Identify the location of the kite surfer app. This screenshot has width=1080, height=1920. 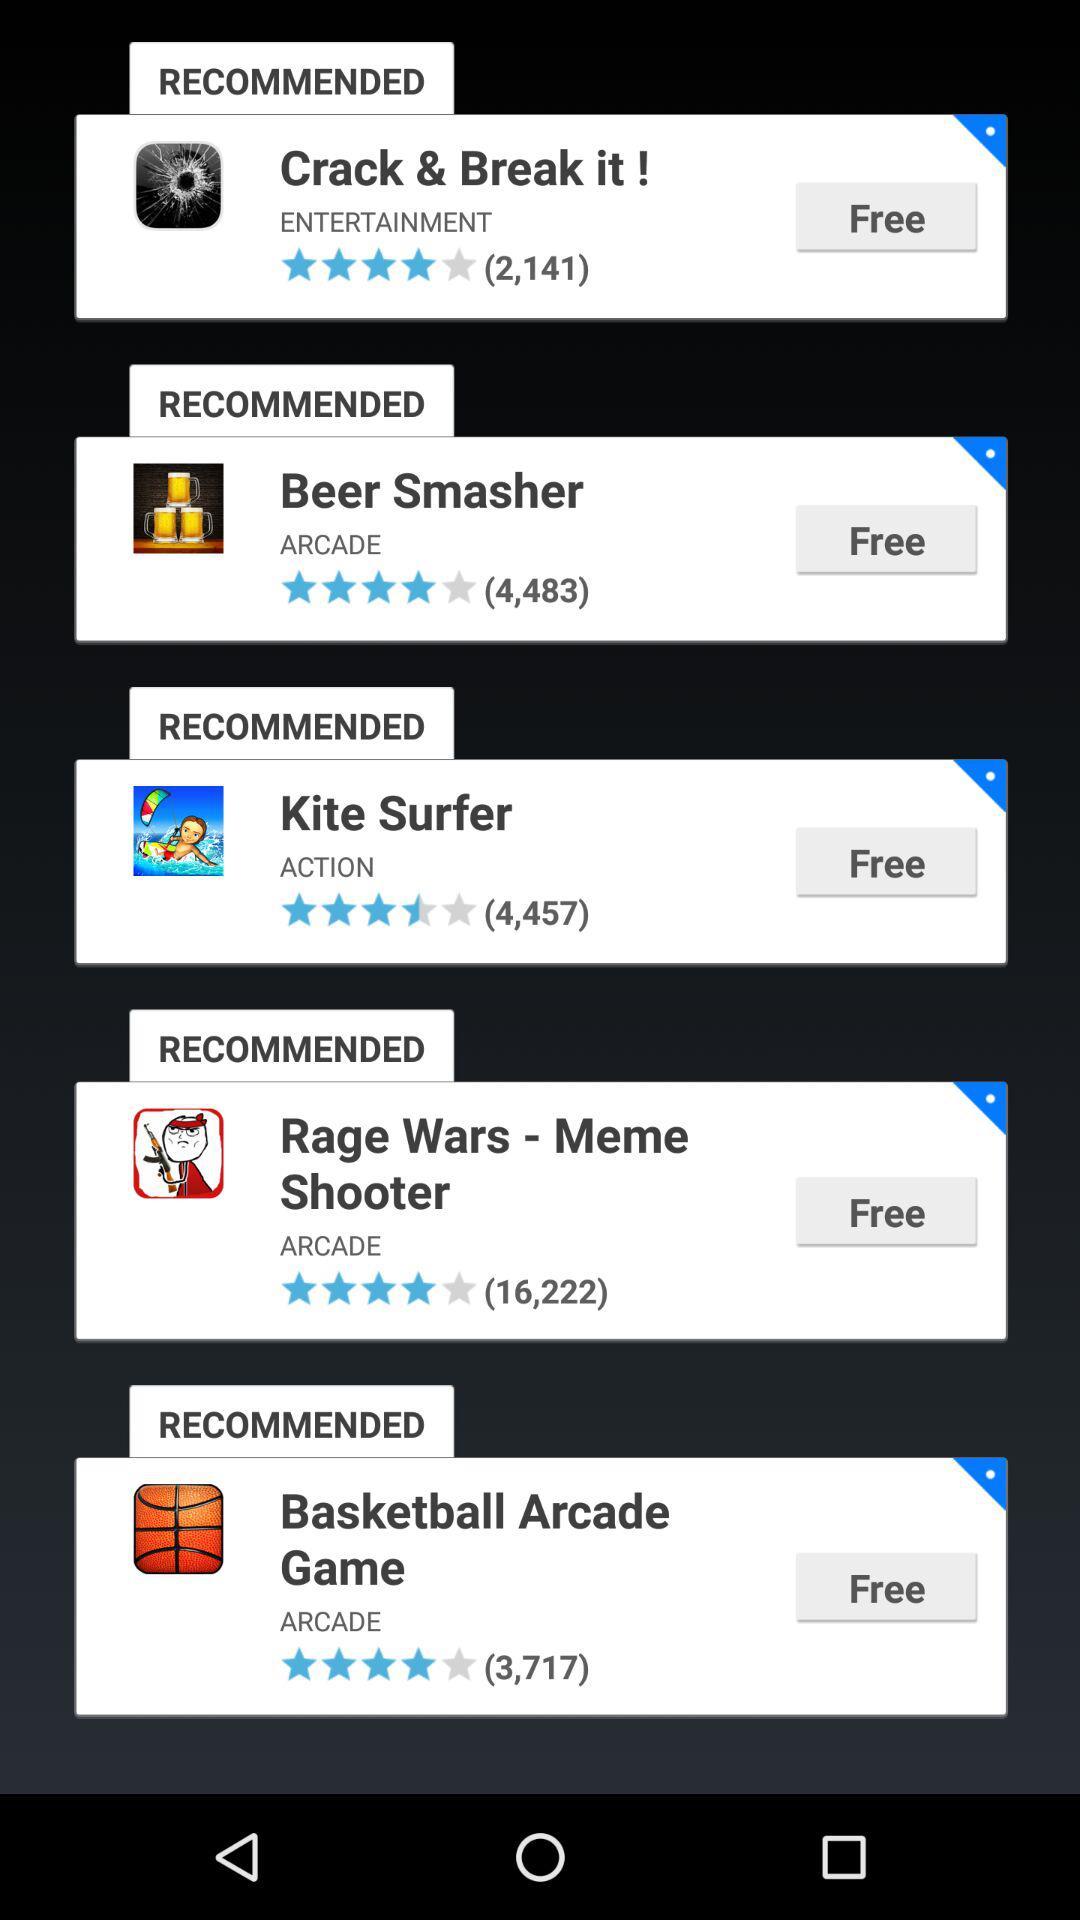
(523, 814).